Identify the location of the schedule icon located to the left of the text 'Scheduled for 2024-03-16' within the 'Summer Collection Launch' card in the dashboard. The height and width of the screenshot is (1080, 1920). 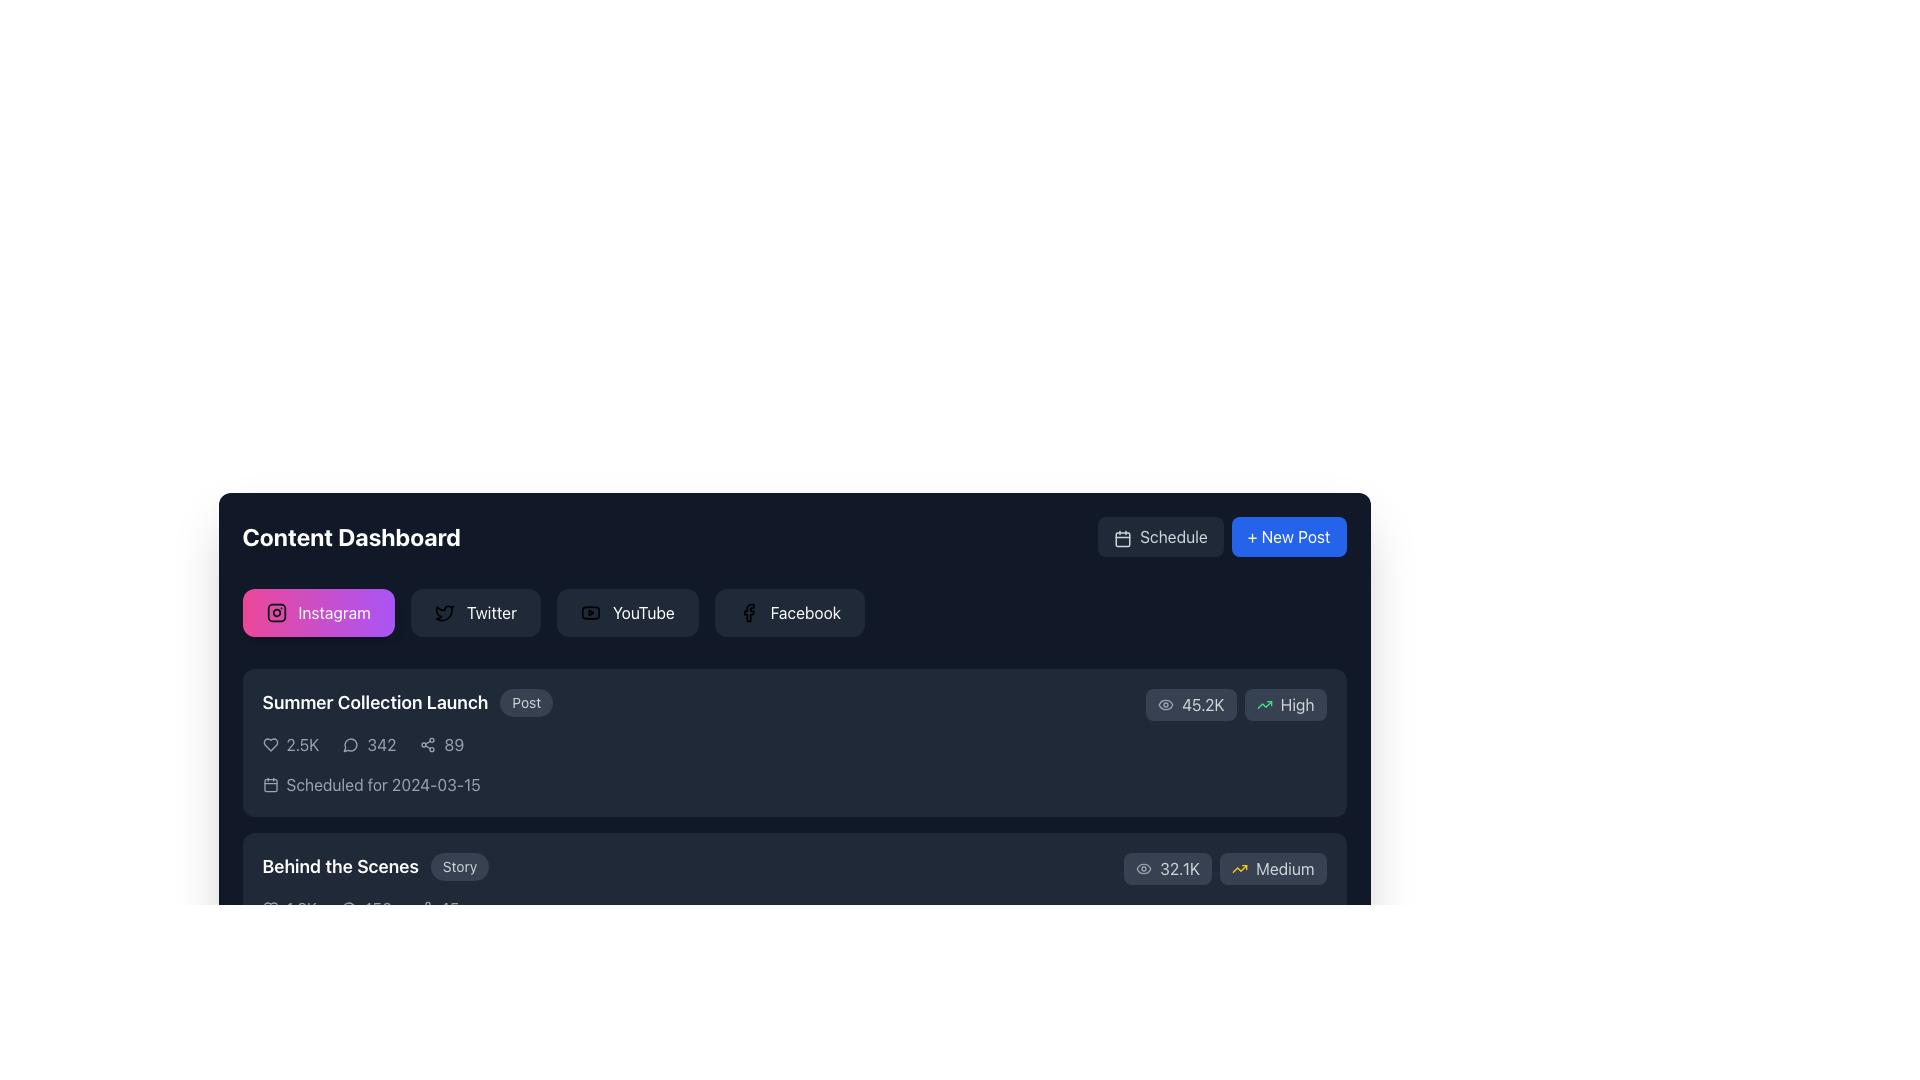
(269, 947).